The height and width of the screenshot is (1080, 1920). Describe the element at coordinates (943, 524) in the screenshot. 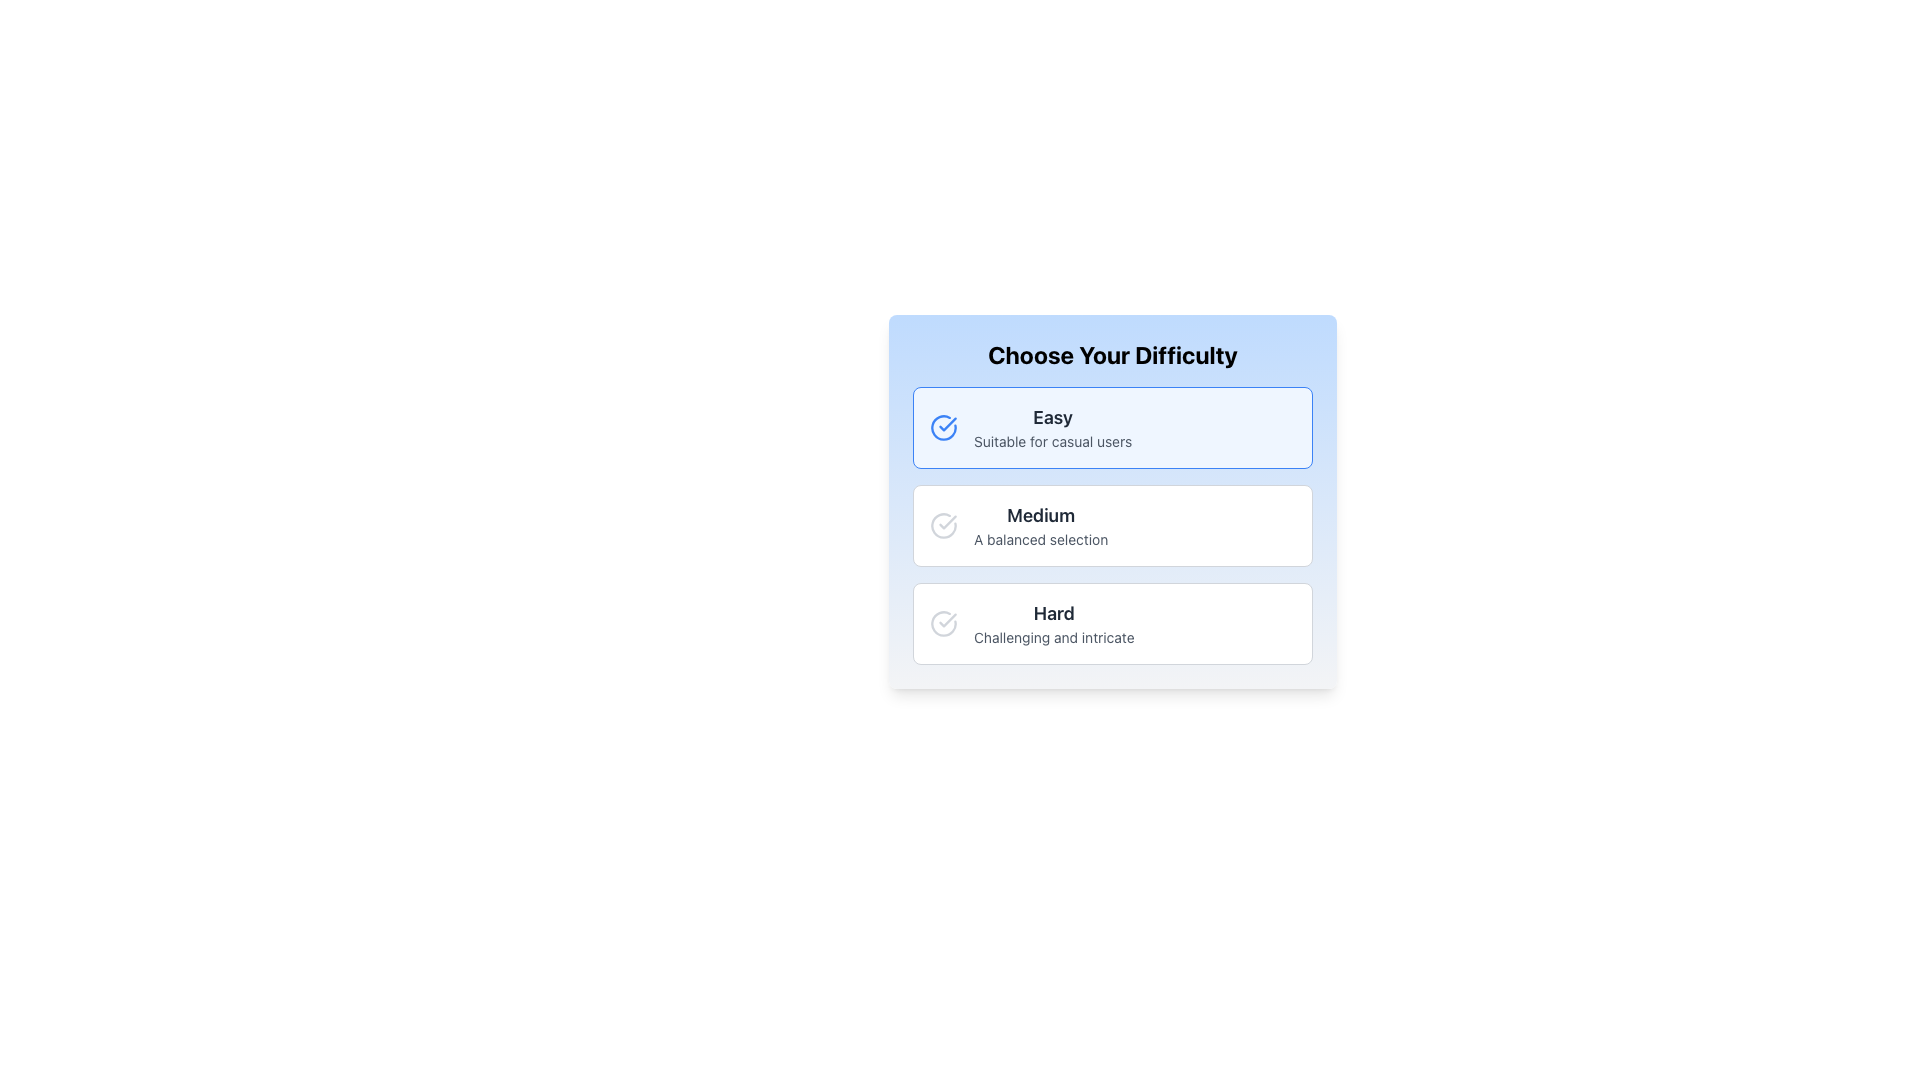

I see `the circular gray checkmark icon located in the second card labeled 'Medium' in the 'Choose Your Difficulty' section` at that location.